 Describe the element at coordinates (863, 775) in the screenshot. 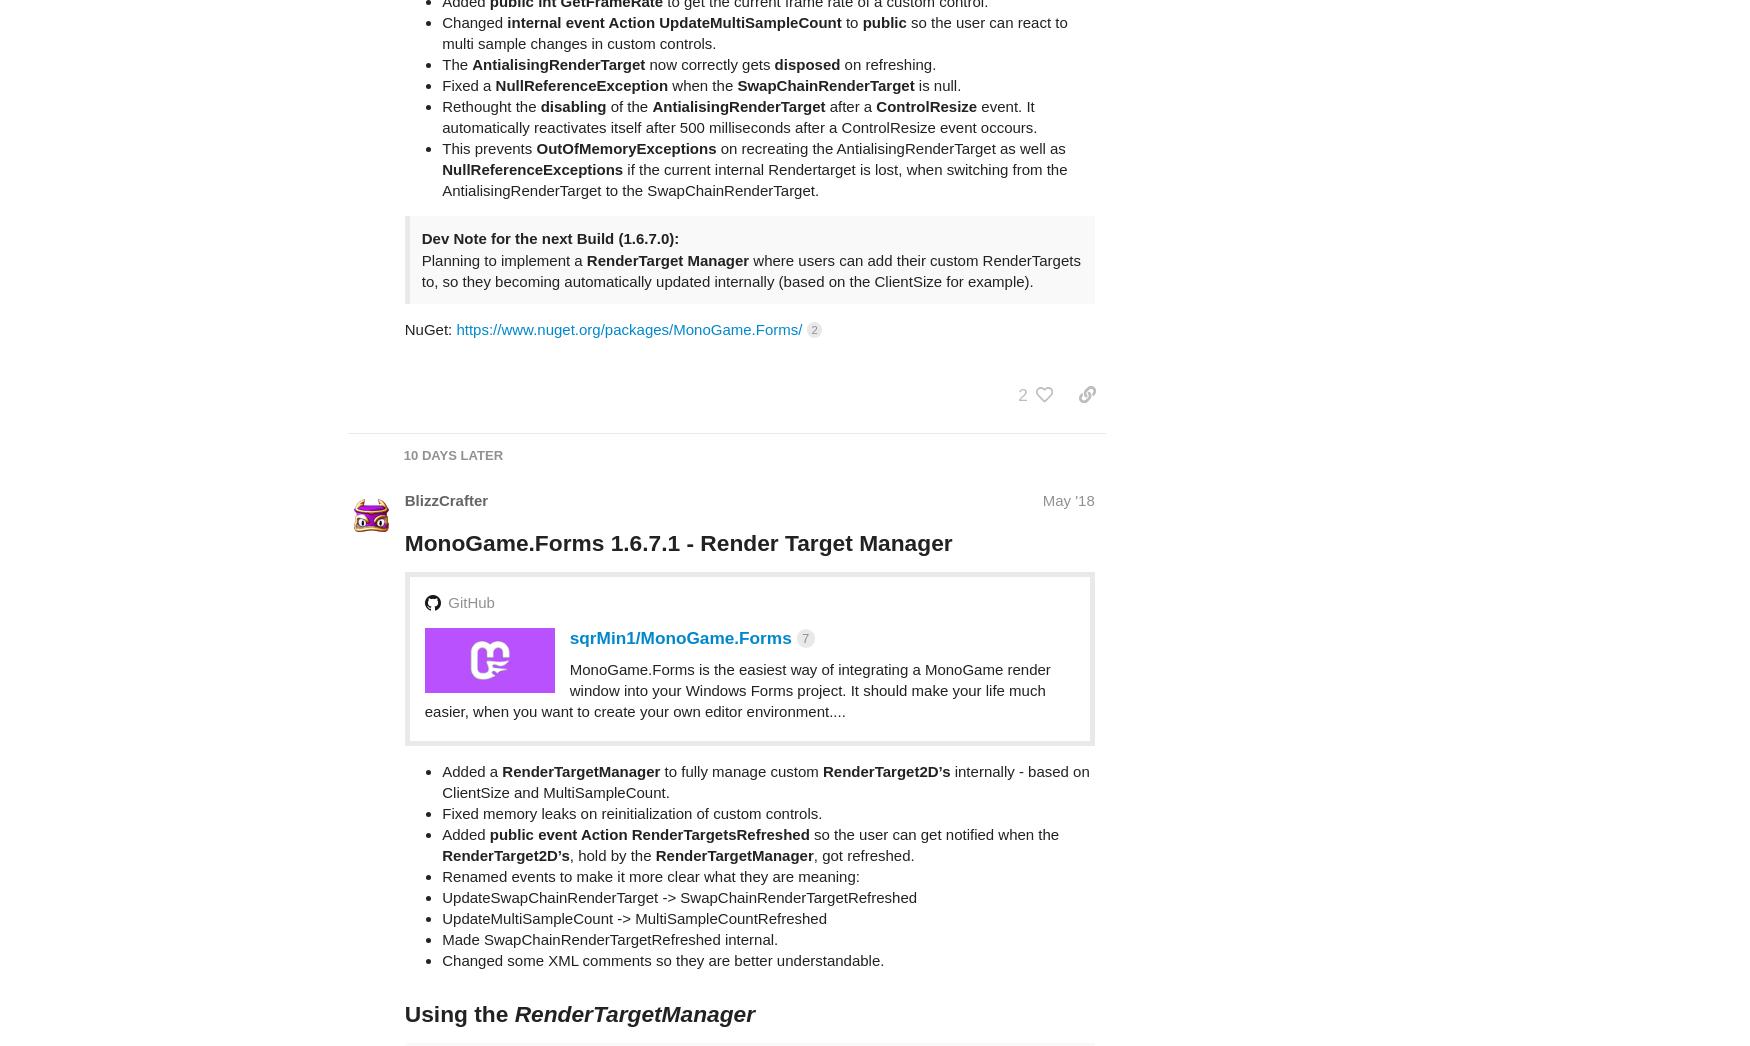

I see `', got refreshed.'` at that location.